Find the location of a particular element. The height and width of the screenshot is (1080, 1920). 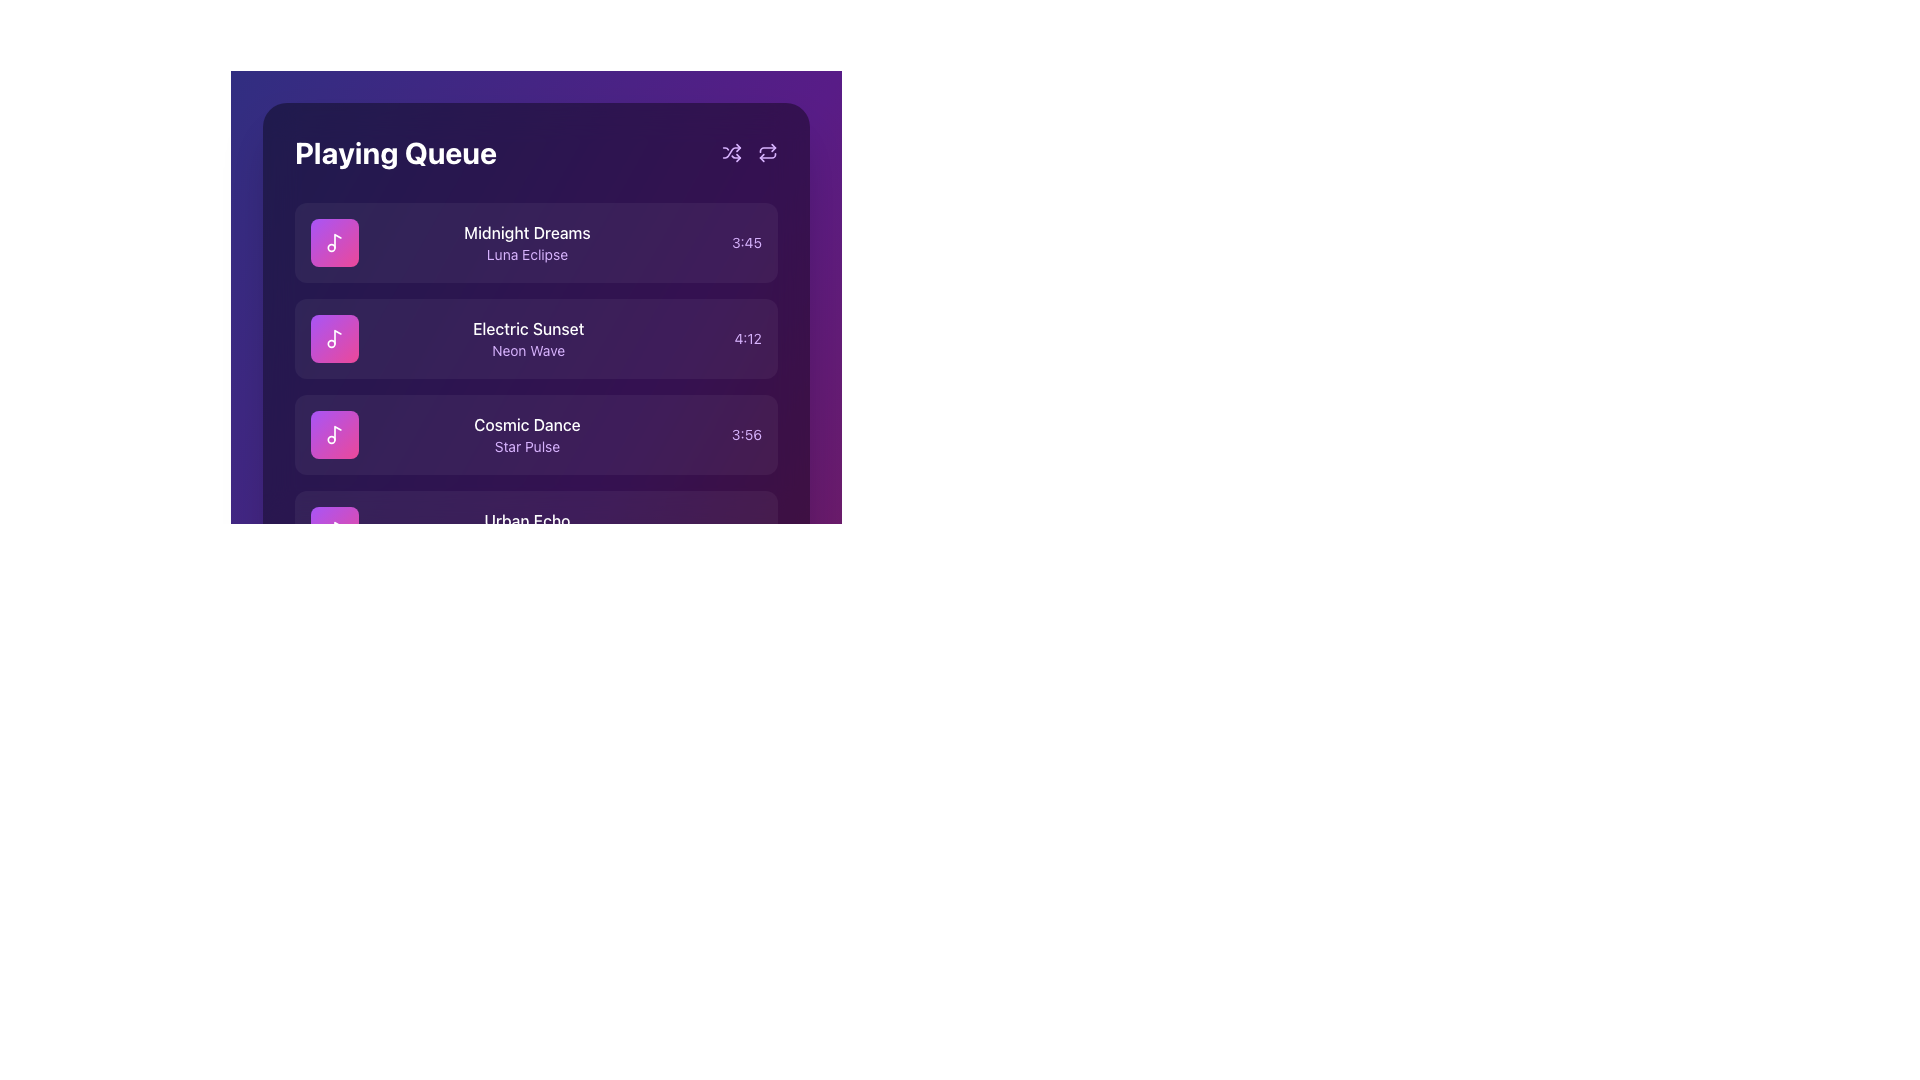

song title displayed in the text label 'Midnight Dreams', which is located at the top of a list item in the 'Playing Queue' section is located at coordinates (527, 231).